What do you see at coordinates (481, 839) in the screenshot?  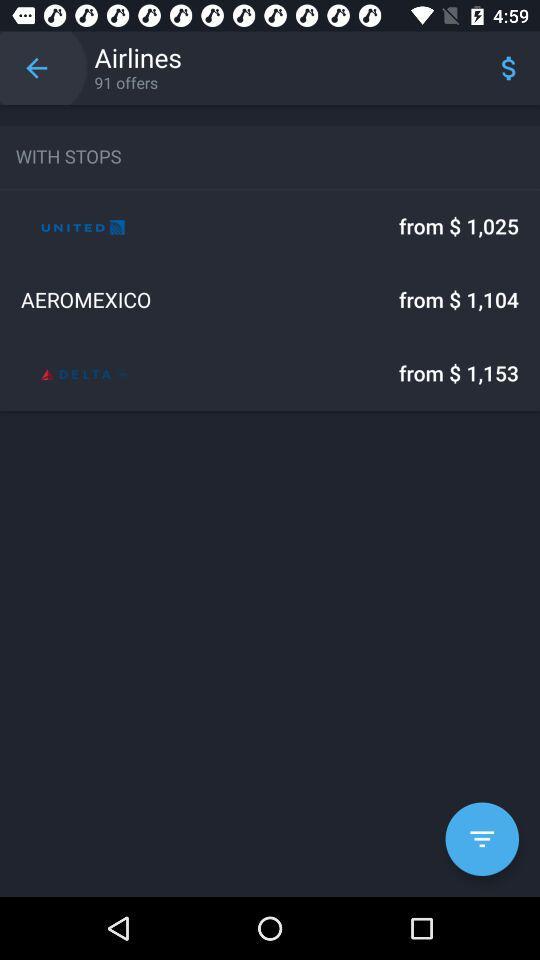 I see `the icon at the bottom right corner` at bounding box center [481, 839].